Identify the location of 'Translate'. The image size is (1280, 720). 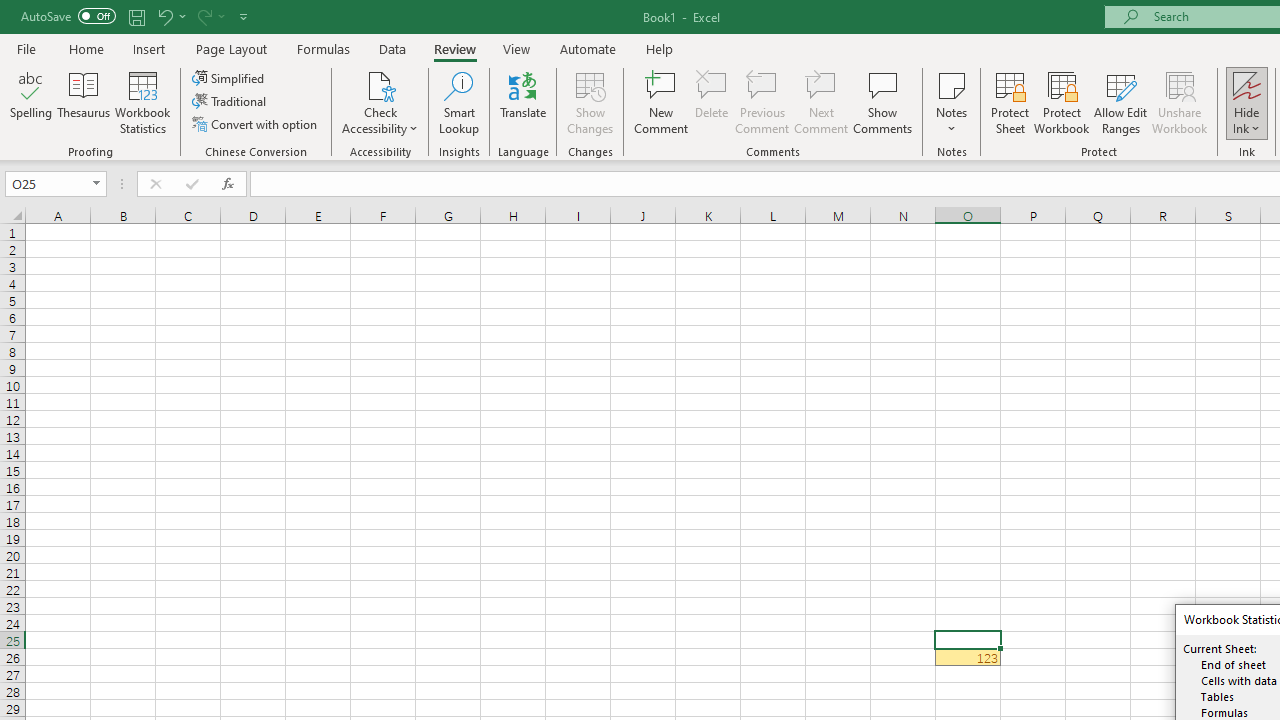
(523, 103).